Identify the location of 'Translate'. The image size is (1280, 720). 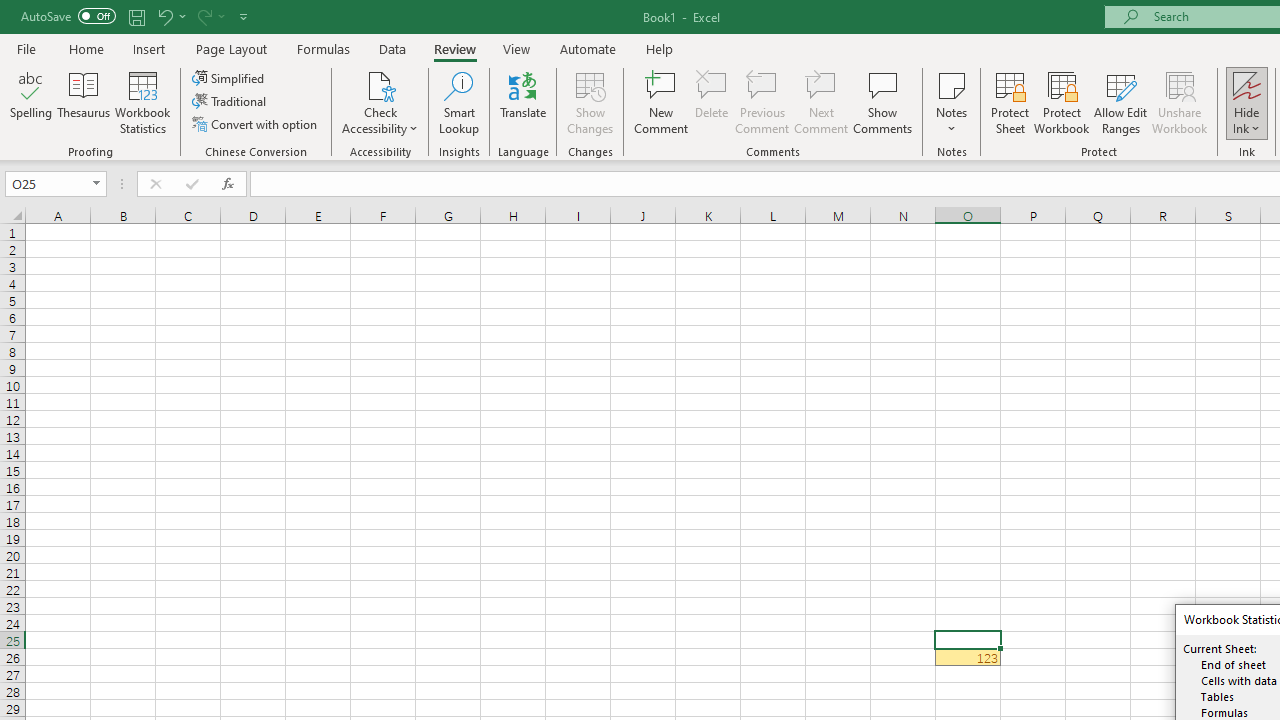
(523, 103).